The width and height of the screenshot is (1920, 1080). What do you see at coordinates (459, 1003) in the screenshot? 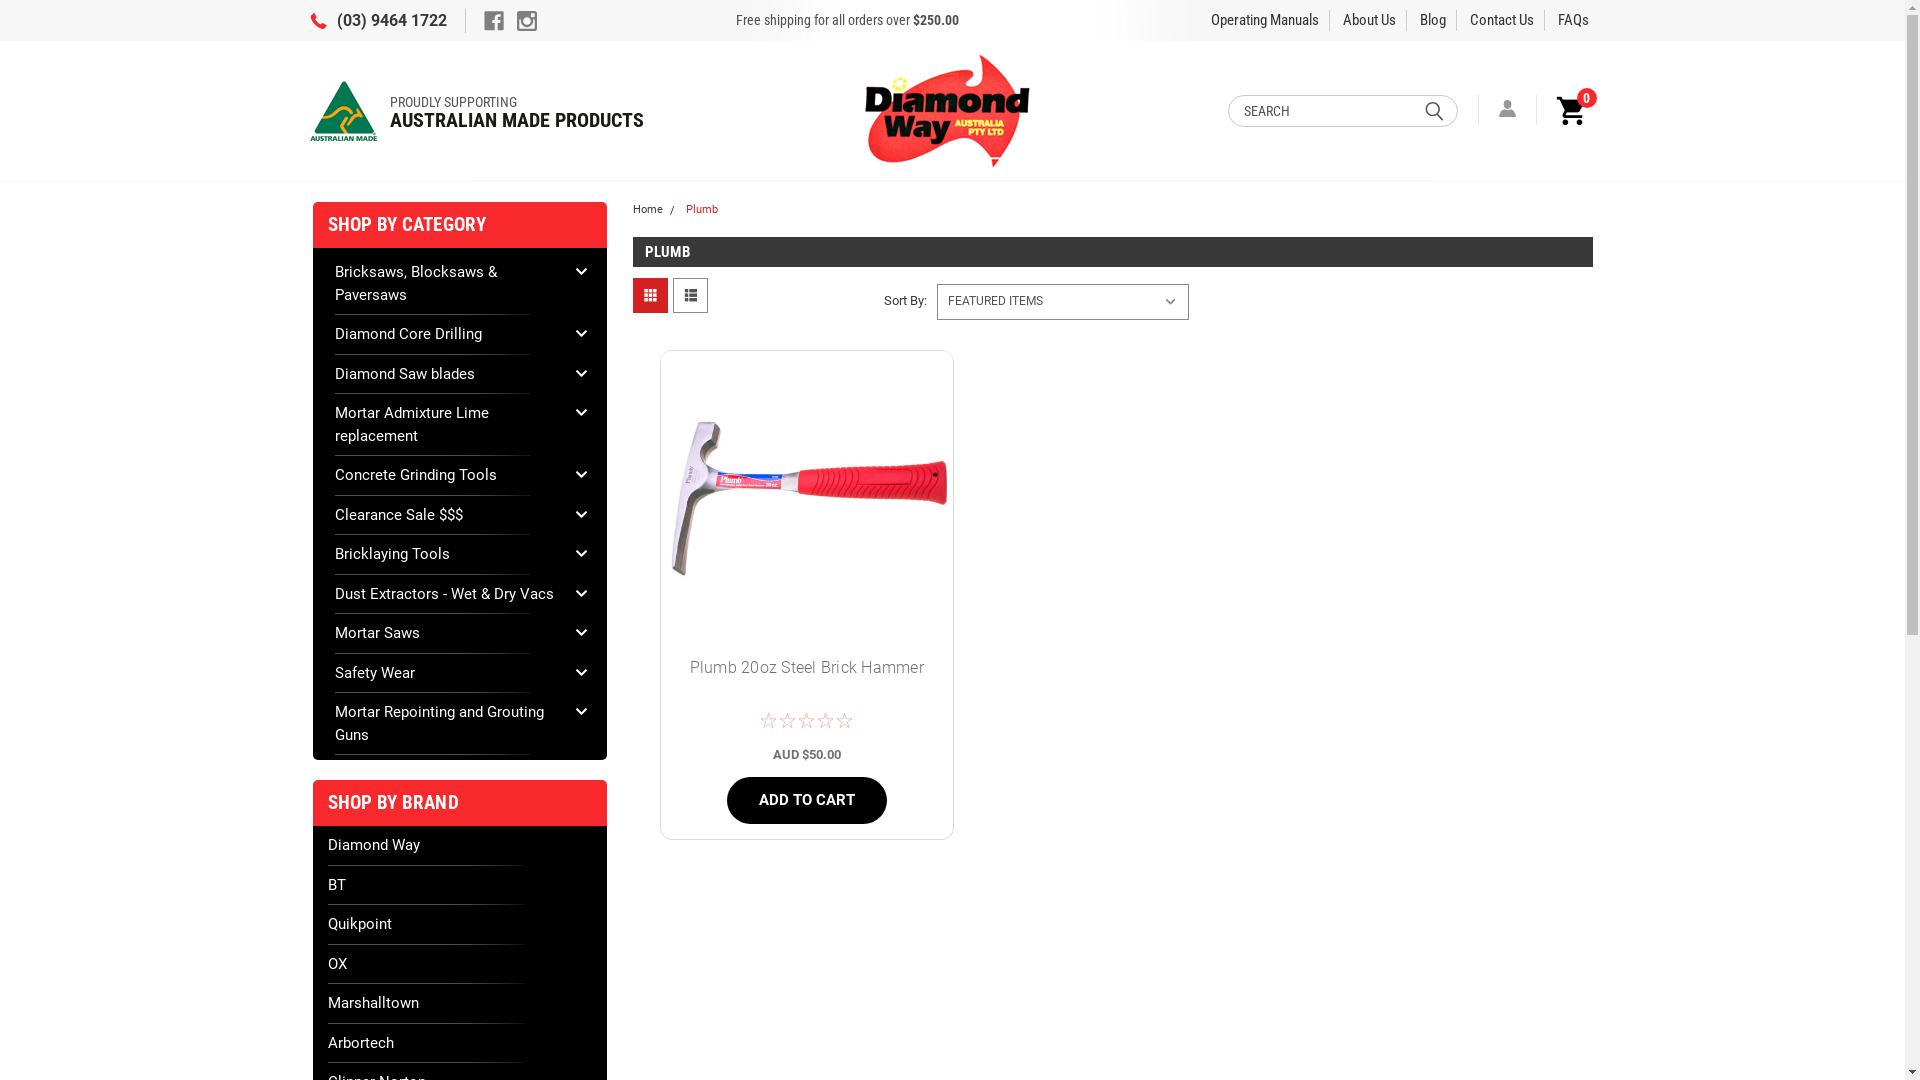
I see `'Marshalltown'` at bounding box center [459, 1003].